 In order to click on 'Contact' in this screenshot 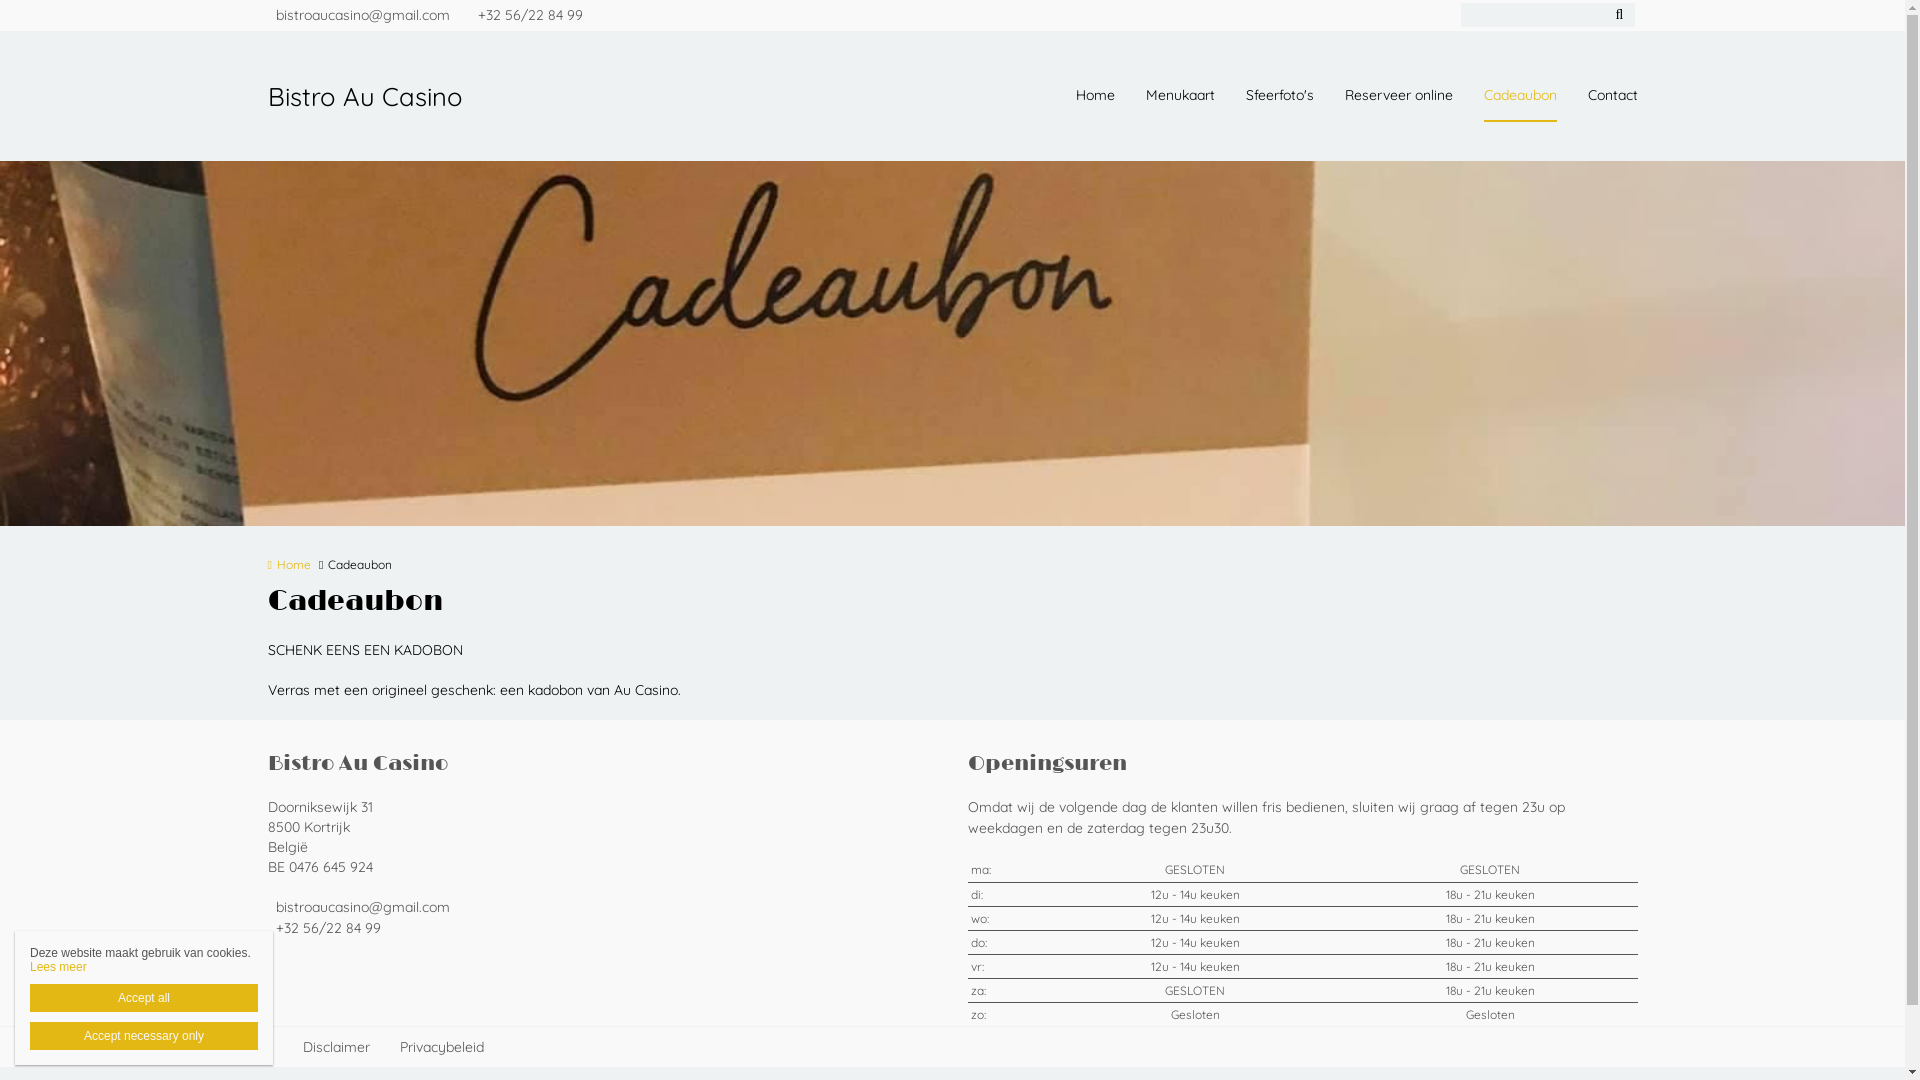, I will do `click(1587, 96)`.